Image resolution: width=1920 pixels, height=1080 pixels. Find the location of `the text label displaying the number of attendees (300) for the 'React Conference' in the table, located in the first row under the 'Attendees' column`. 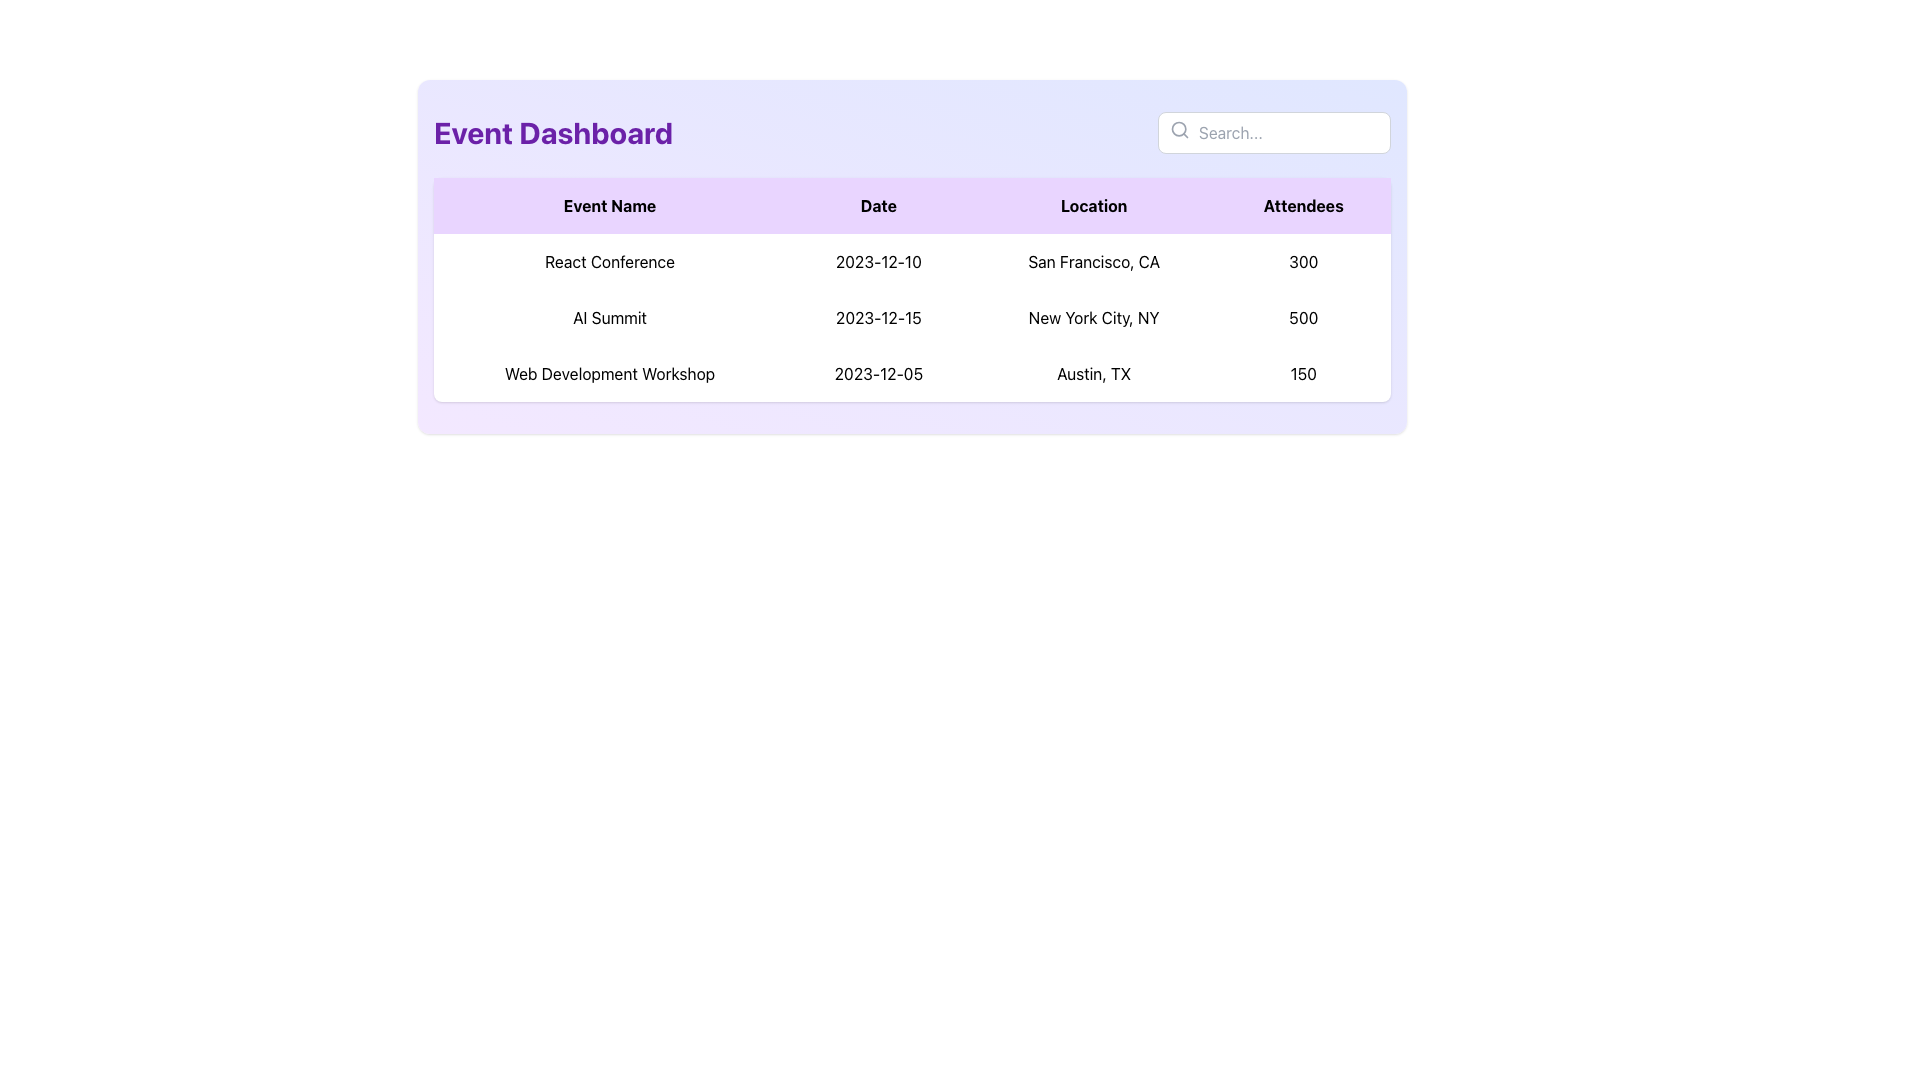

the text label displaying the number of attendees (300) for the 'React Conference' in the table, located in the first row under the 'Attendees' column is located at coordinates (1303, 261).